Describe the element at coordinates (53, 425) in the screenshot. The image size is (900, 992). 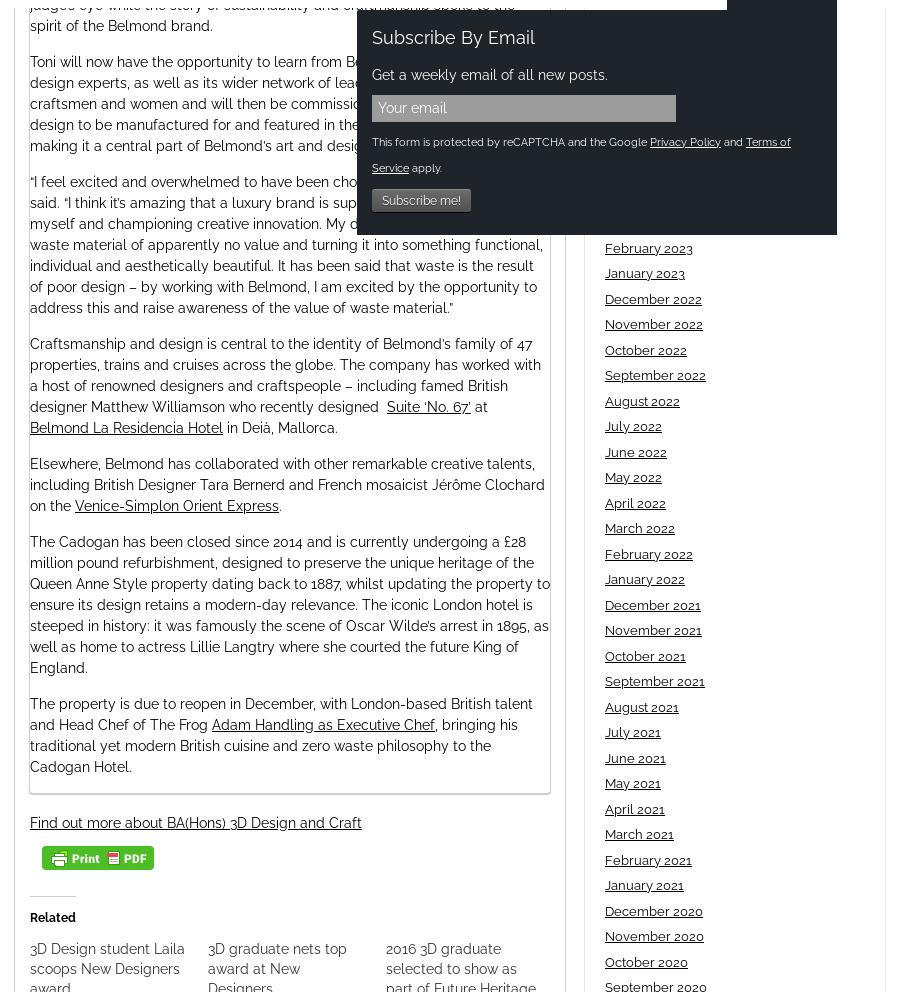
I see `'Belmon'` at that location.